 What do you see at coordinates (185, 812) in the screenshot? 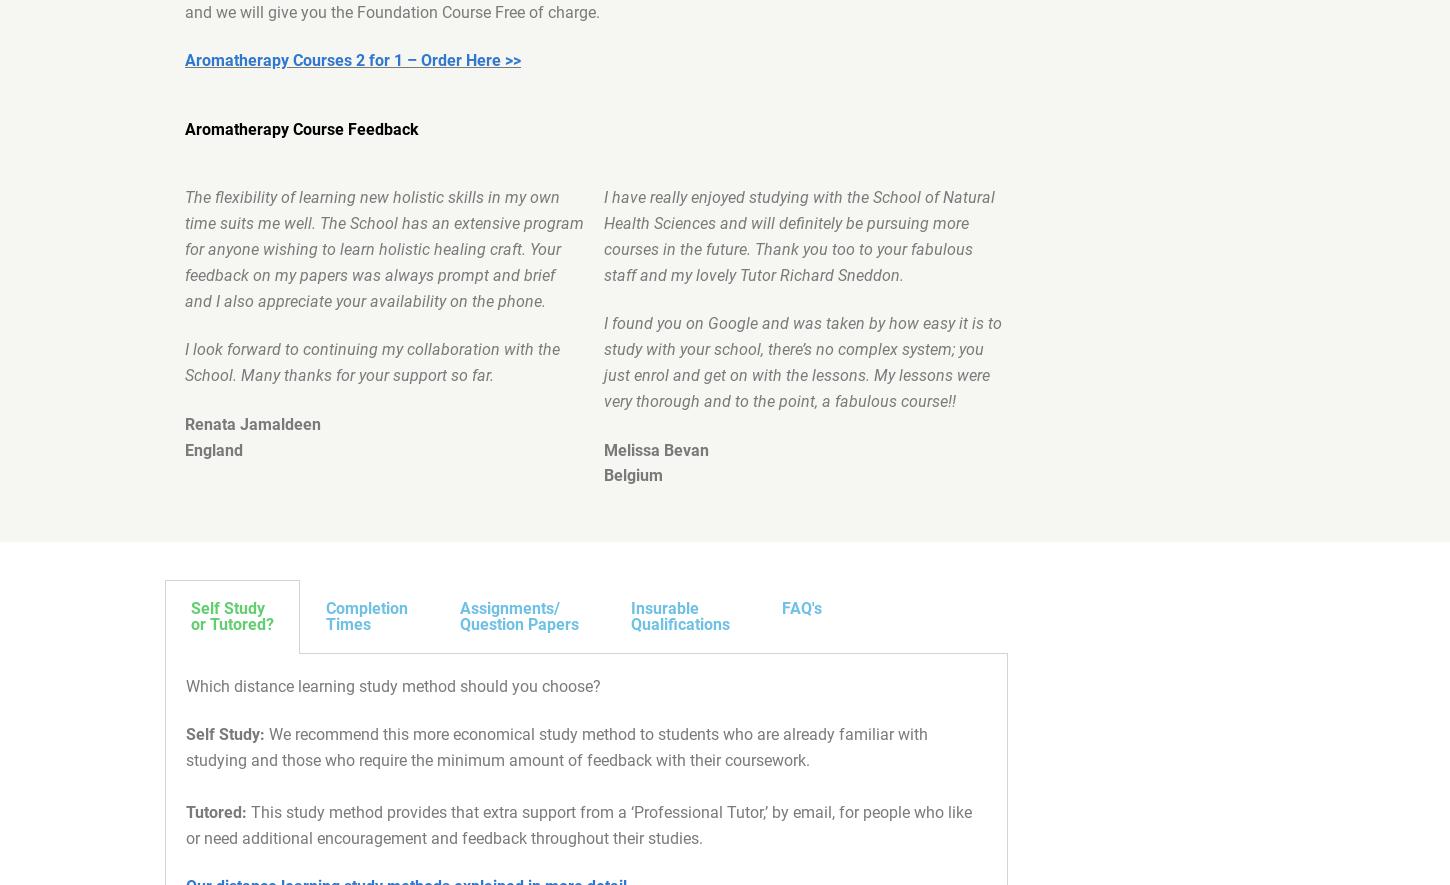
I see `'Tutored:'` at bounding box center [185, 812].